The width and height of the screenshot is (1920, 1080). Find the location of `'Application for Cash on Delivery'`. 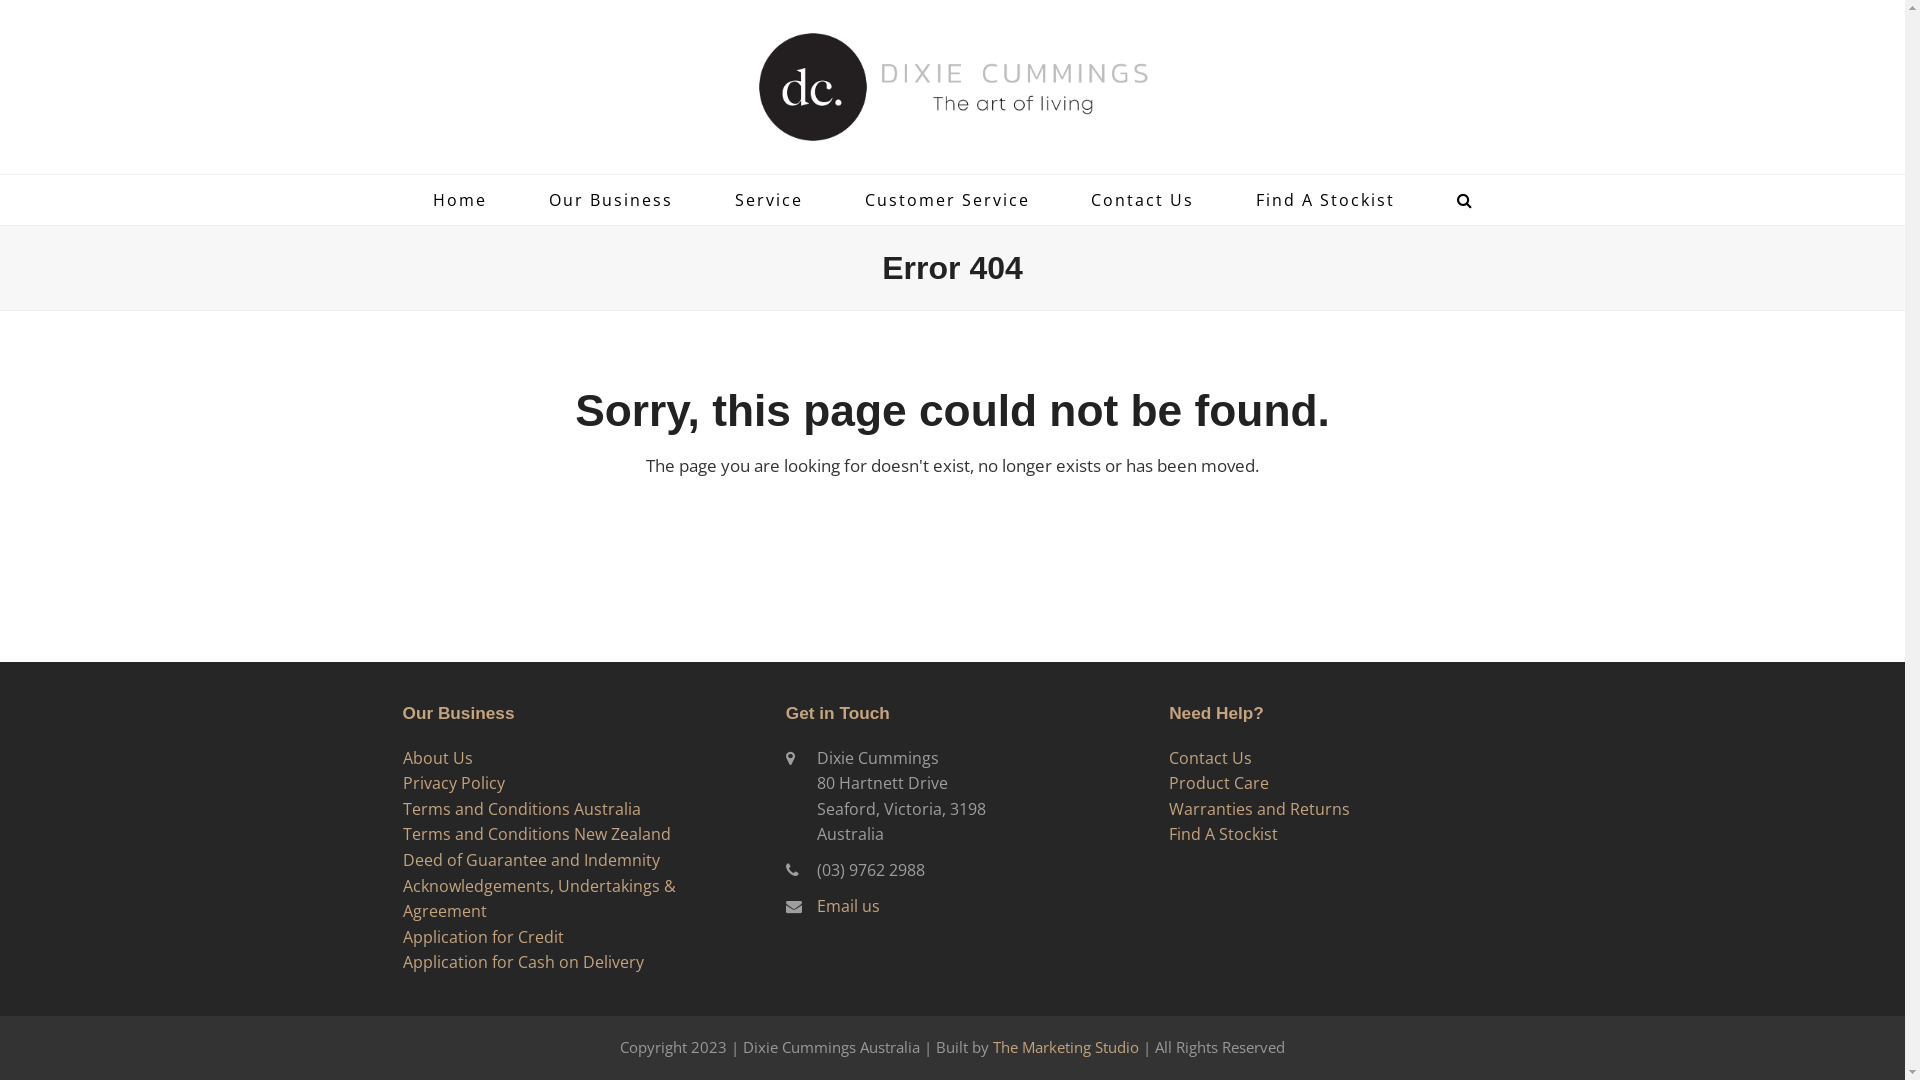

'Application for Cash on Delivery' is located at coordinates (522, 960).